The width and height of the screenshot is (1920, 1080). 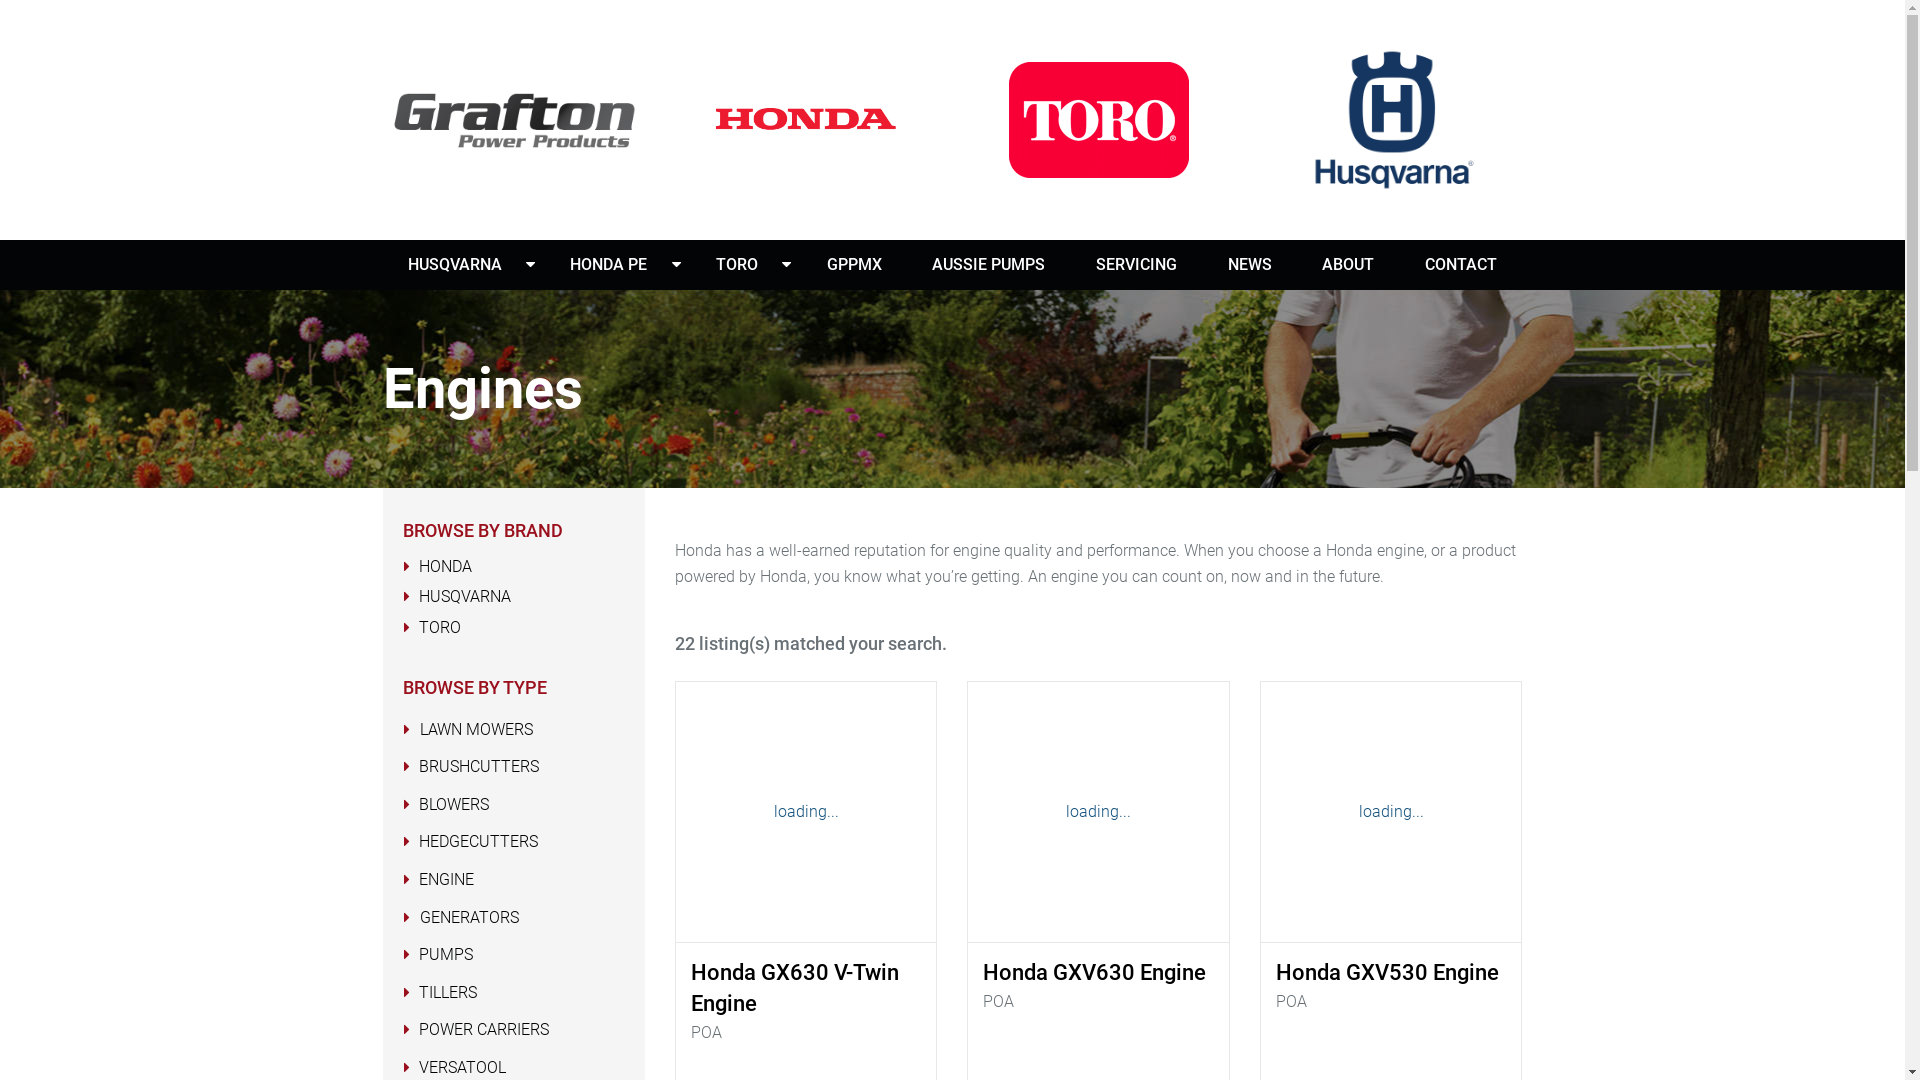 What do you see at coordinates (416, 878) in the screenshot?
I see `'ENGINE'` at bounding box center [416, 878].